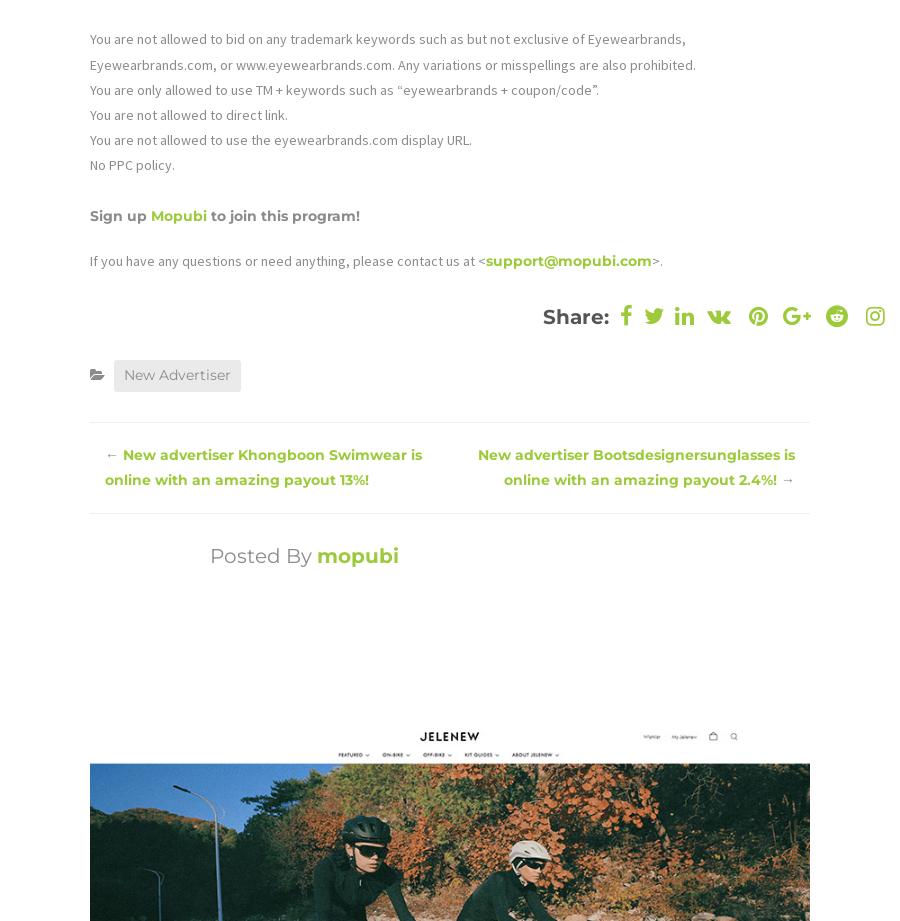 This screenshot has height=921, width=900. What do you see at coordinates (287, 258) in the screenshot?
I see `'If you have any questions or need anything, please contact us at <'` at bounding box center [287, 258].